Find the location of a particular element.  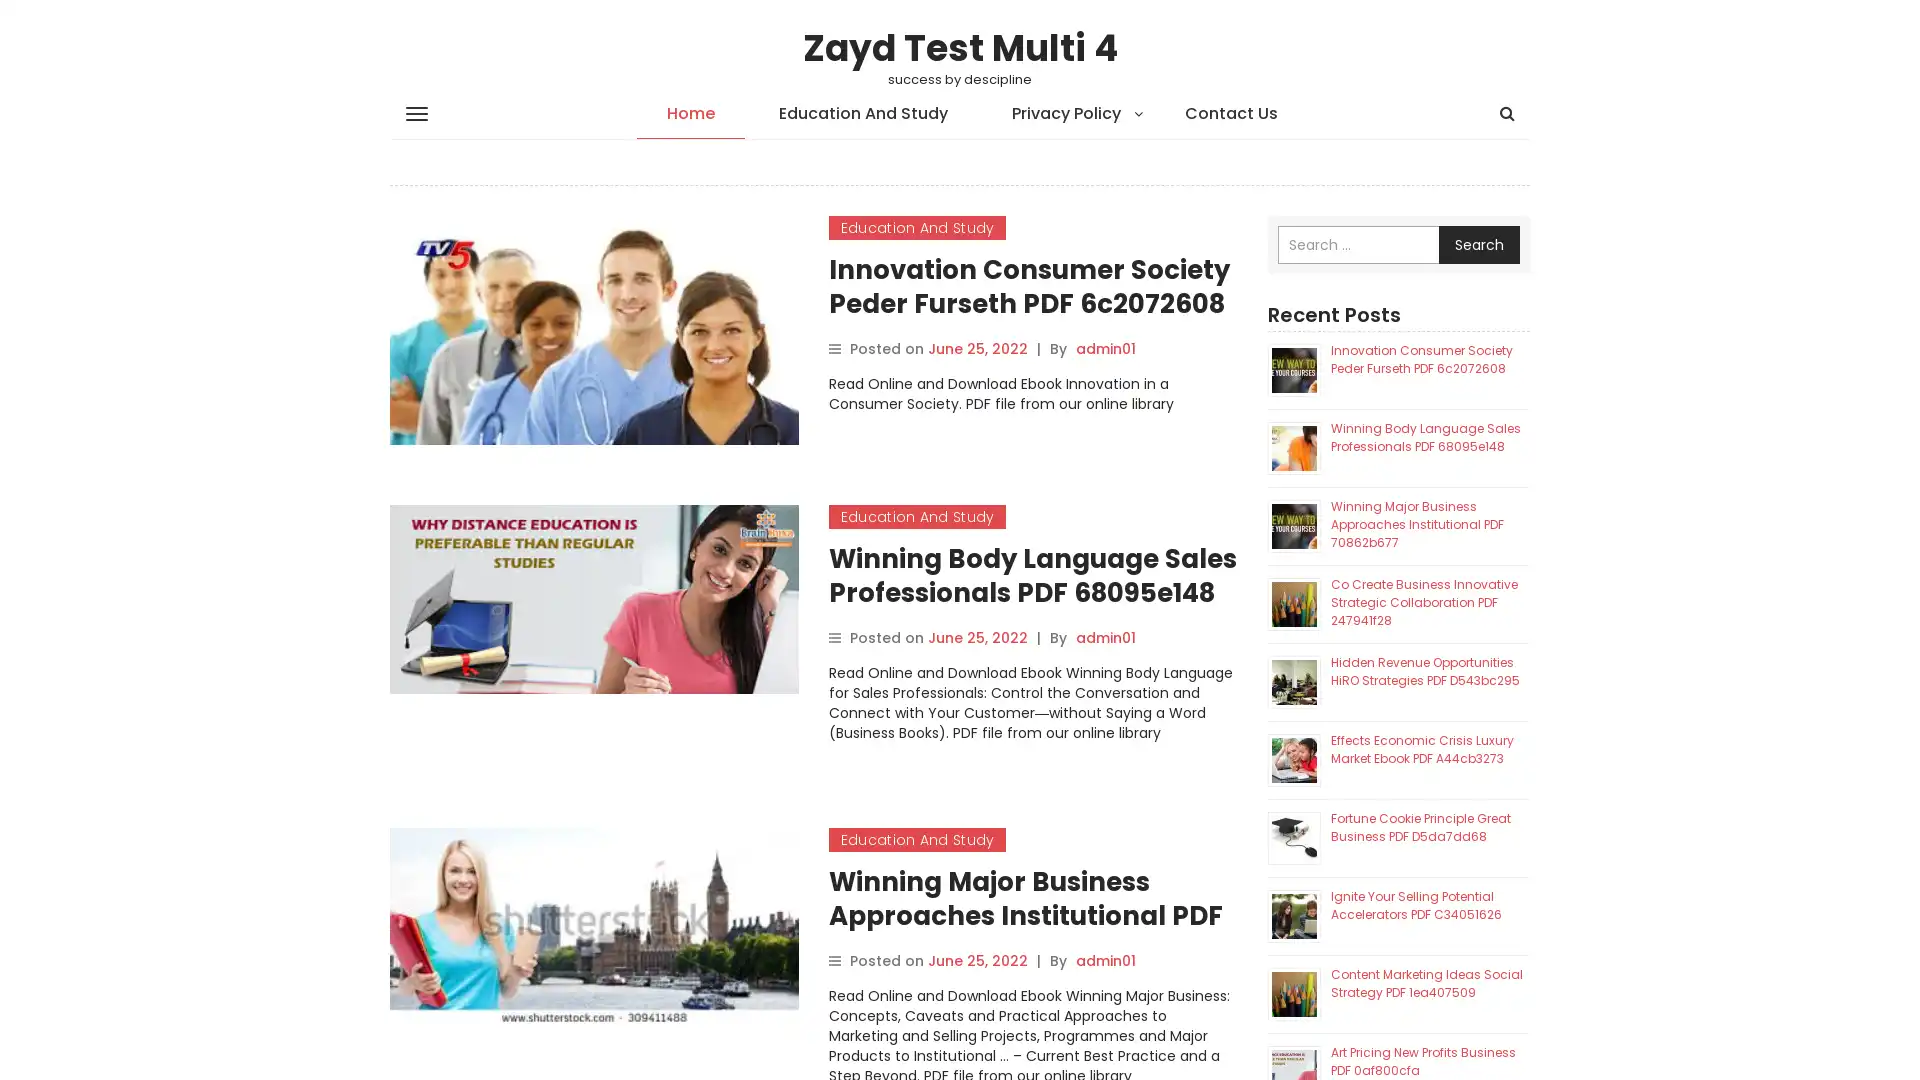

Search is located at coordinates (1479, 244).